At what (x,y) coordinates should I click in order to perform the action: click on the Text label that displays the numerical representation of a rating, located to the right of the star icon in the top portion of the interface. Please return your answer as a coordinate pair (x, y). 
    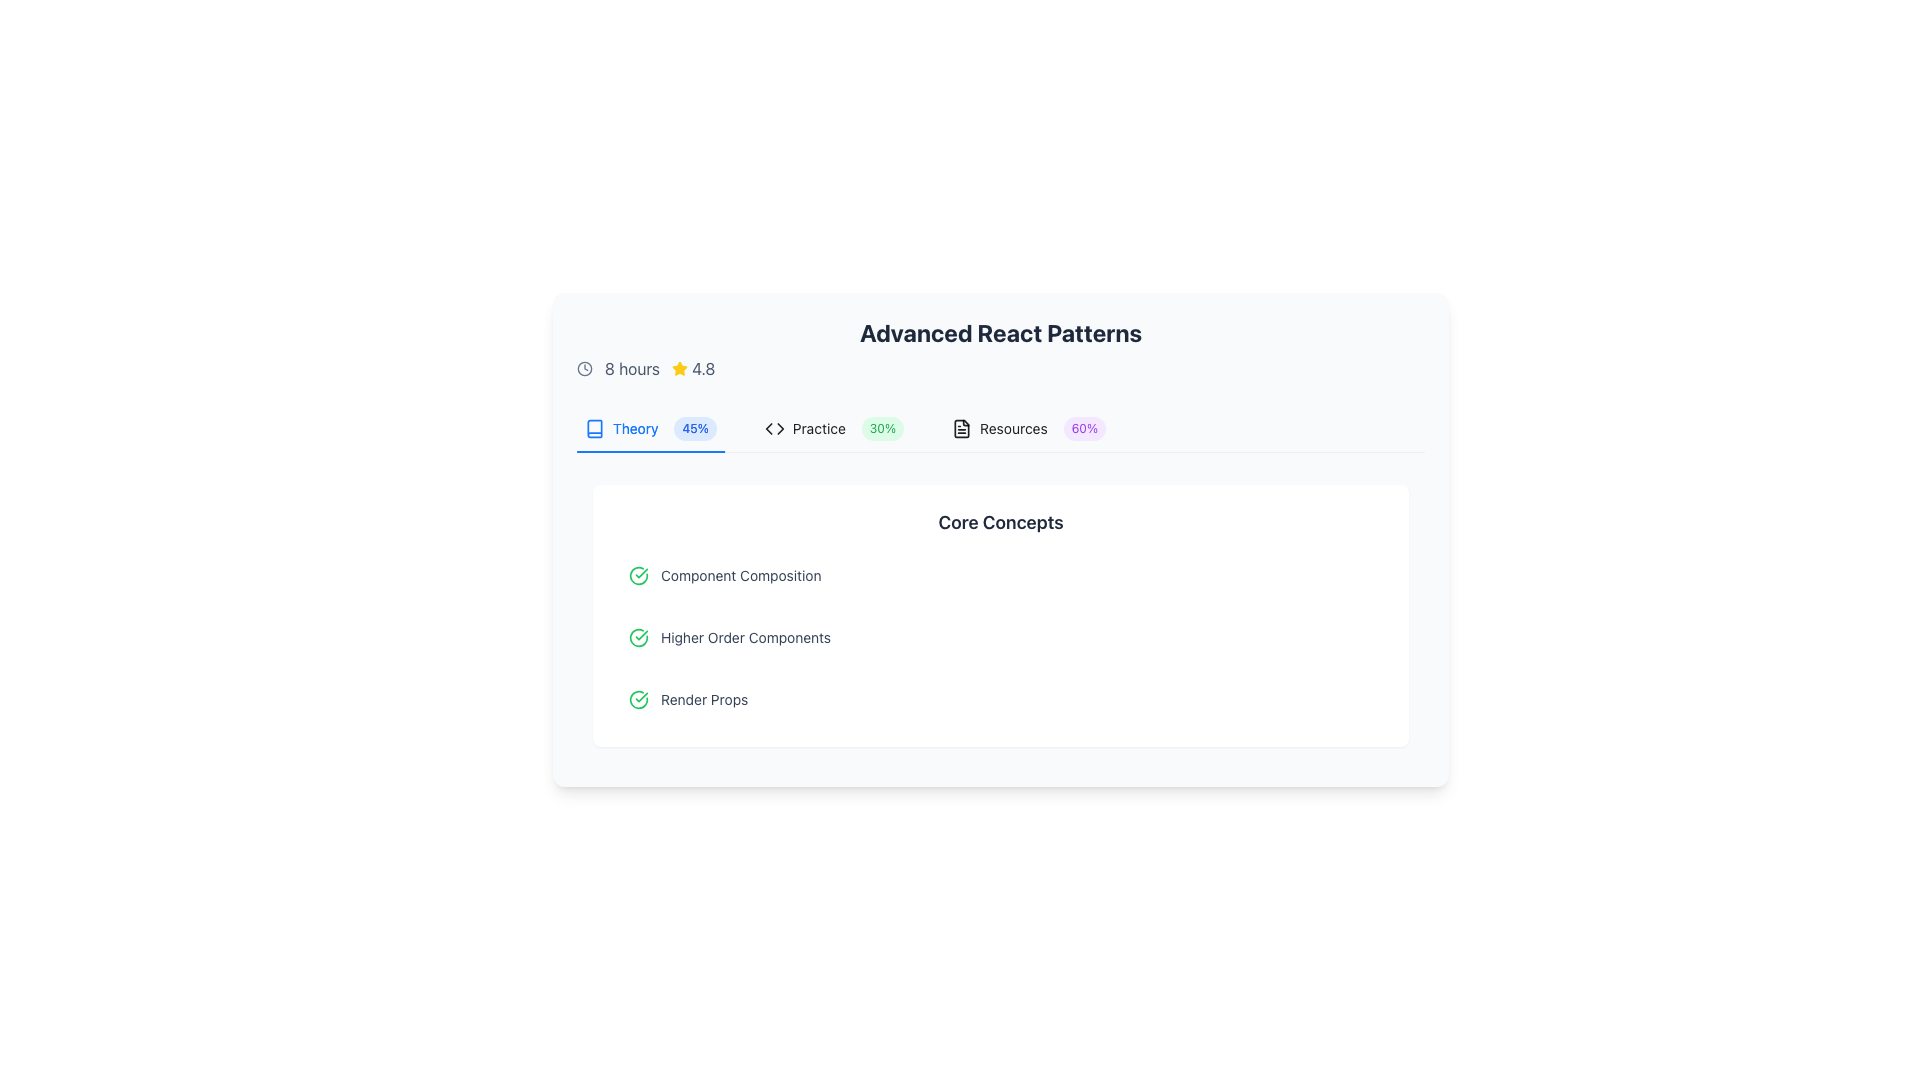
    Looking at the image, I should click on (703, 369).